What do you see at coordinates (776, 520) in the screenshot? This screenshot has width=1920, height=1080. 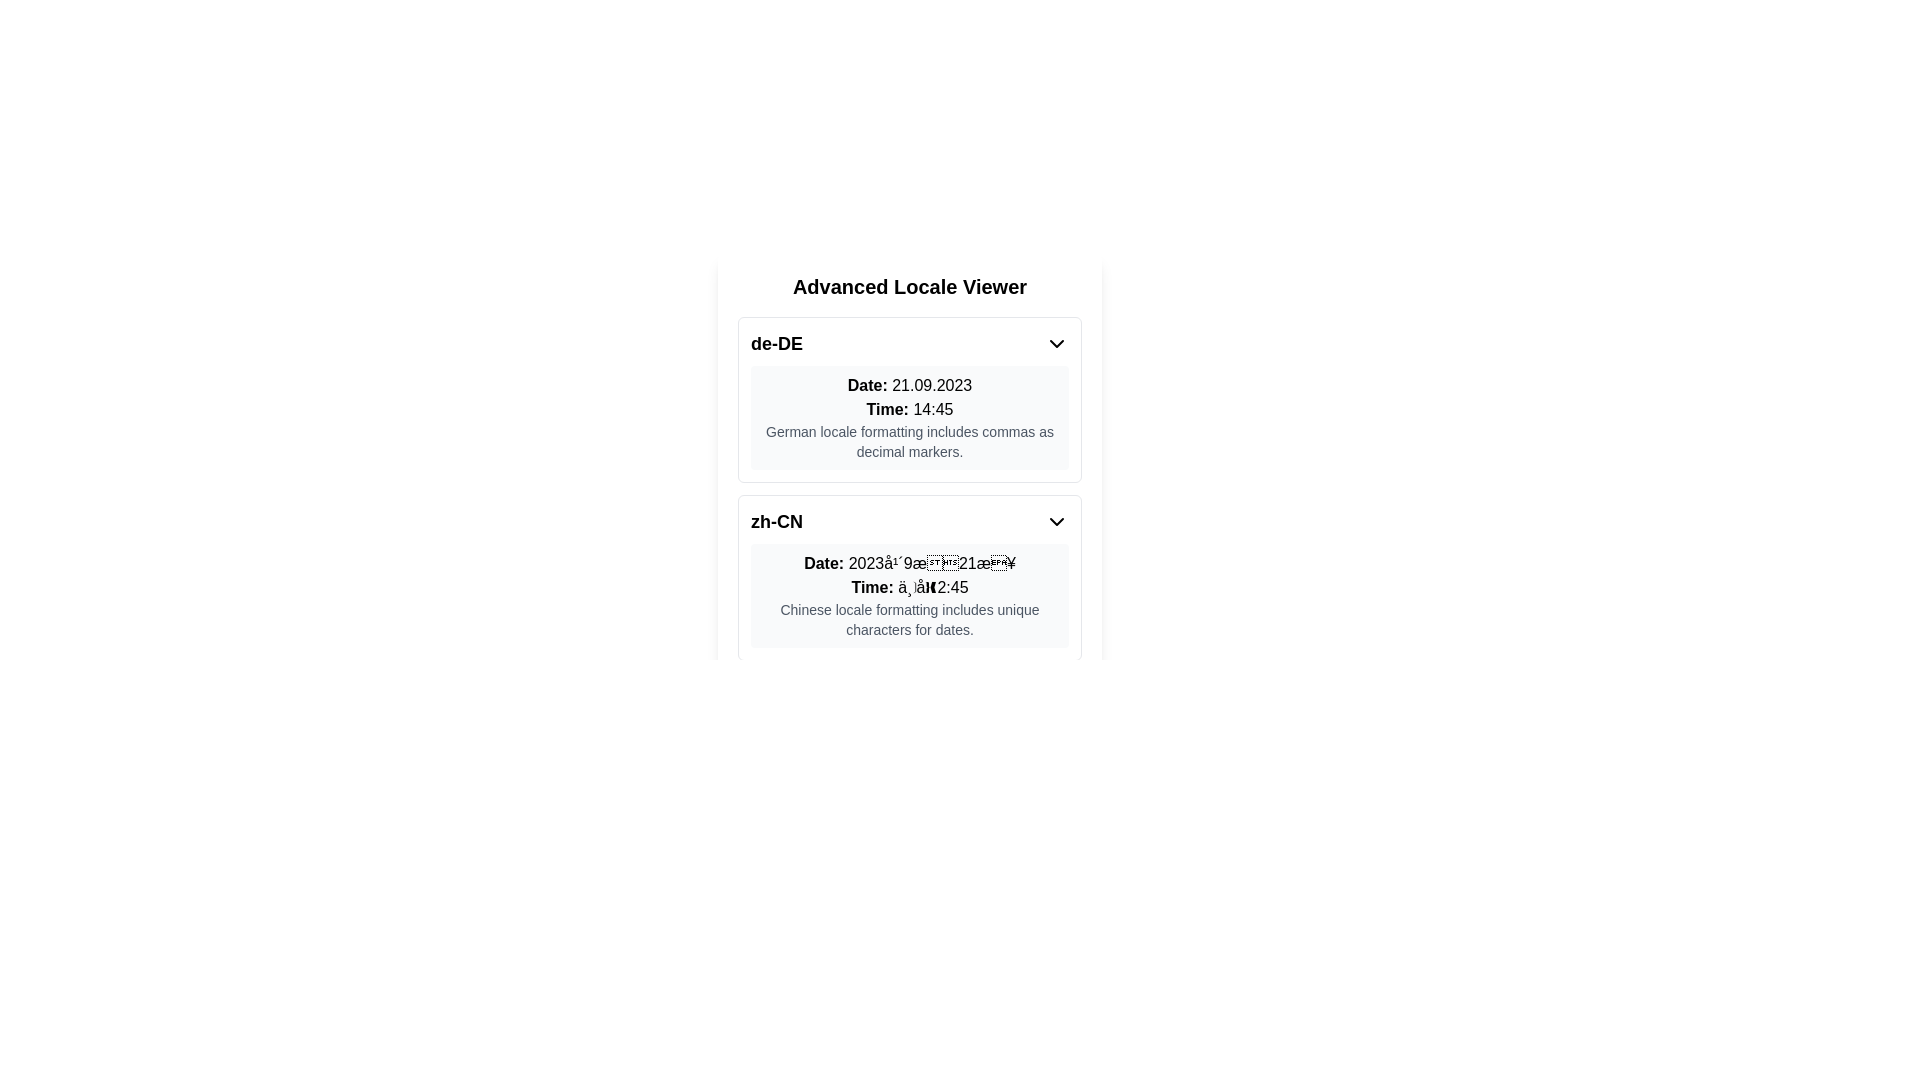 I see `the static text label indicating the Chinese locale identifier 'zh-CN', located at the top-left corner of the 'zh-CN' section under 'Advanced Locale Viewer'` at bounding box center [776, 520].